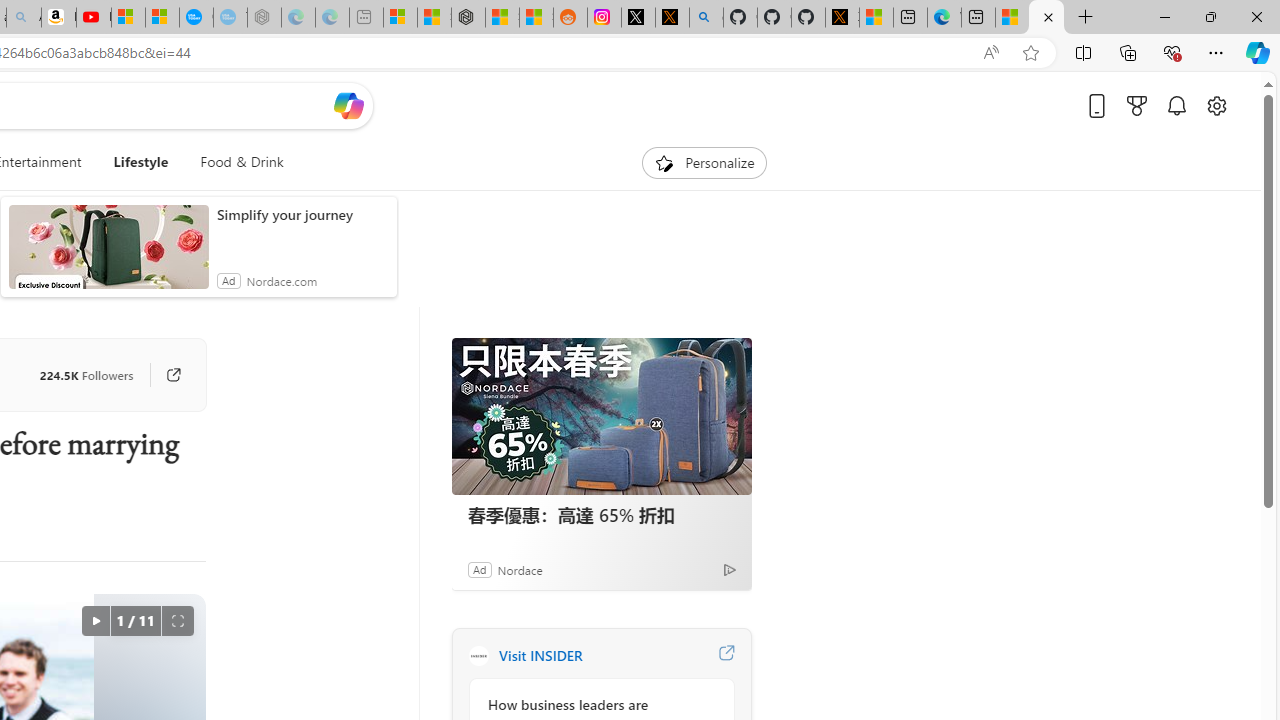  I want to click on 'github - Search', so click(706, 17).